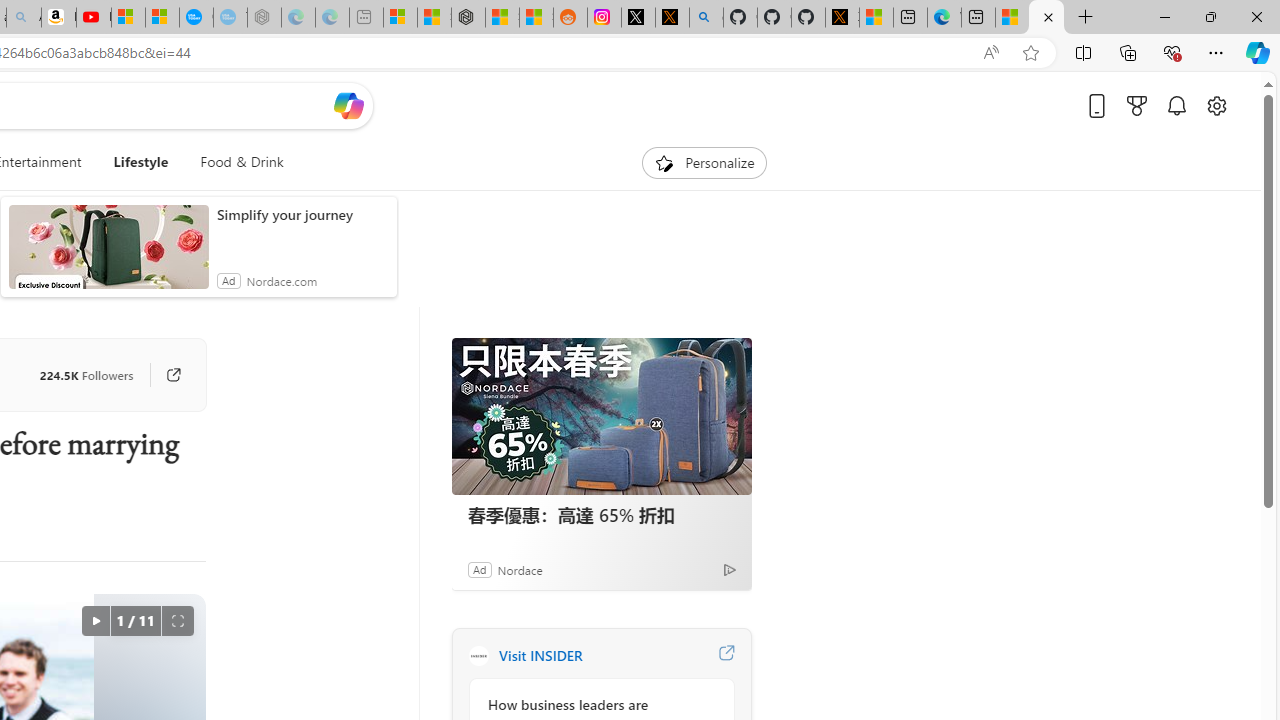  I want to click on 'github - Search', so click(706, 17).